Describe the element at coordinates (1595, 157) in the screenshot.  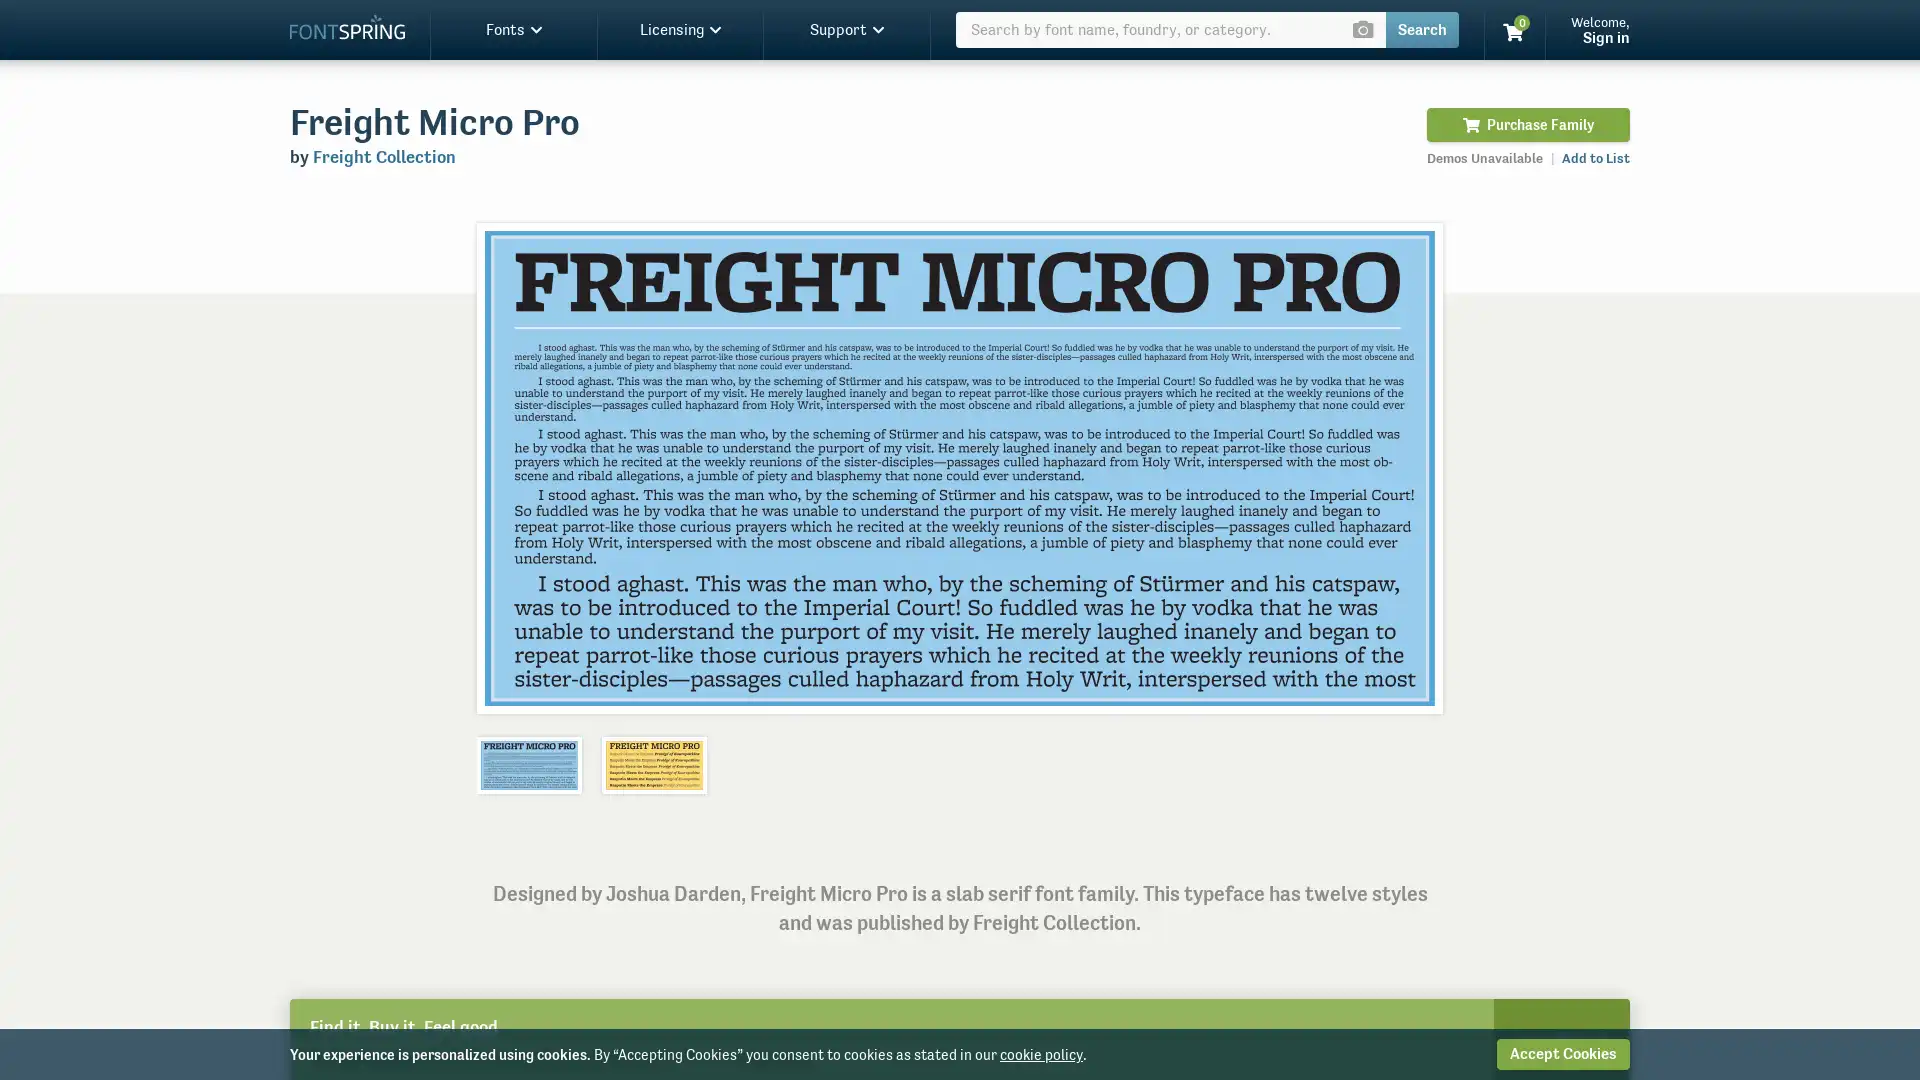
I see `Add to List` at that location.